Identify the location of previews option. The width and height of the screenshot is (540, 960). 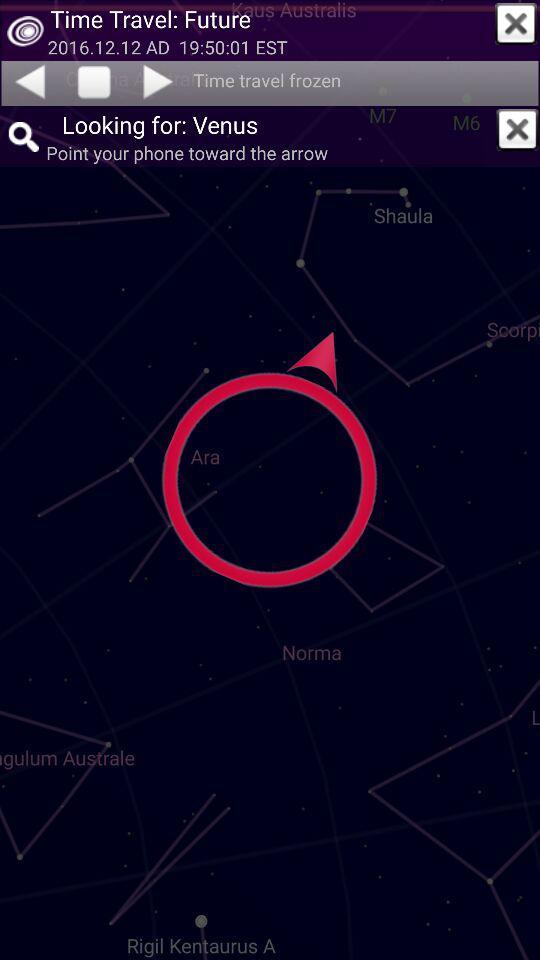
(28, 81).